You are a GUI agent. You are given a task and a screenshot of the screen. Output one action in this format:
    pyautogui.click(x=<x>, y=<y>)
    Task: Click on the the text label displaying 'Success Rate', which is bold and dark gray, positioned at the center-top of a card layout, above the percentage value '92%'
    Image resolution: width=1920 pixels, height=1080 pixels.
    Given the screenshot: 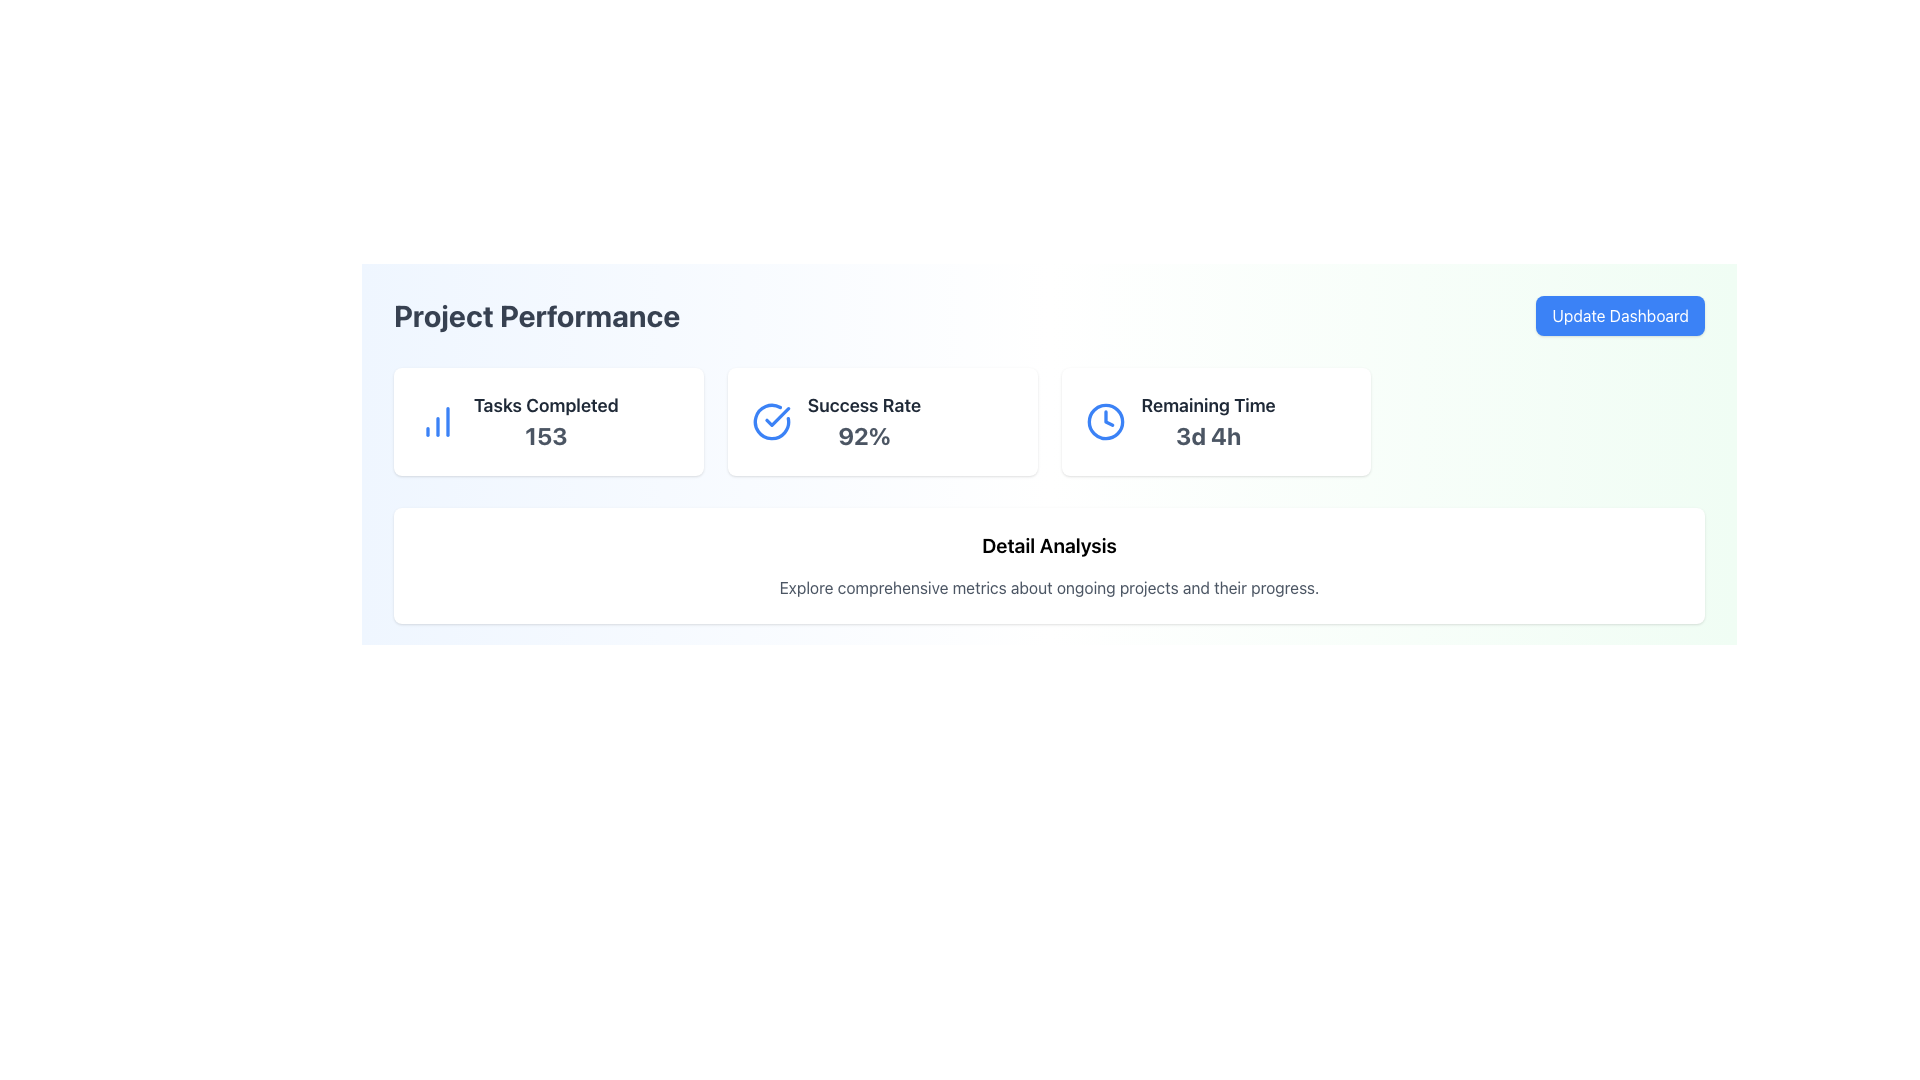 What is the action you would take?
    pyautogui.click(x=864, y=405)
    